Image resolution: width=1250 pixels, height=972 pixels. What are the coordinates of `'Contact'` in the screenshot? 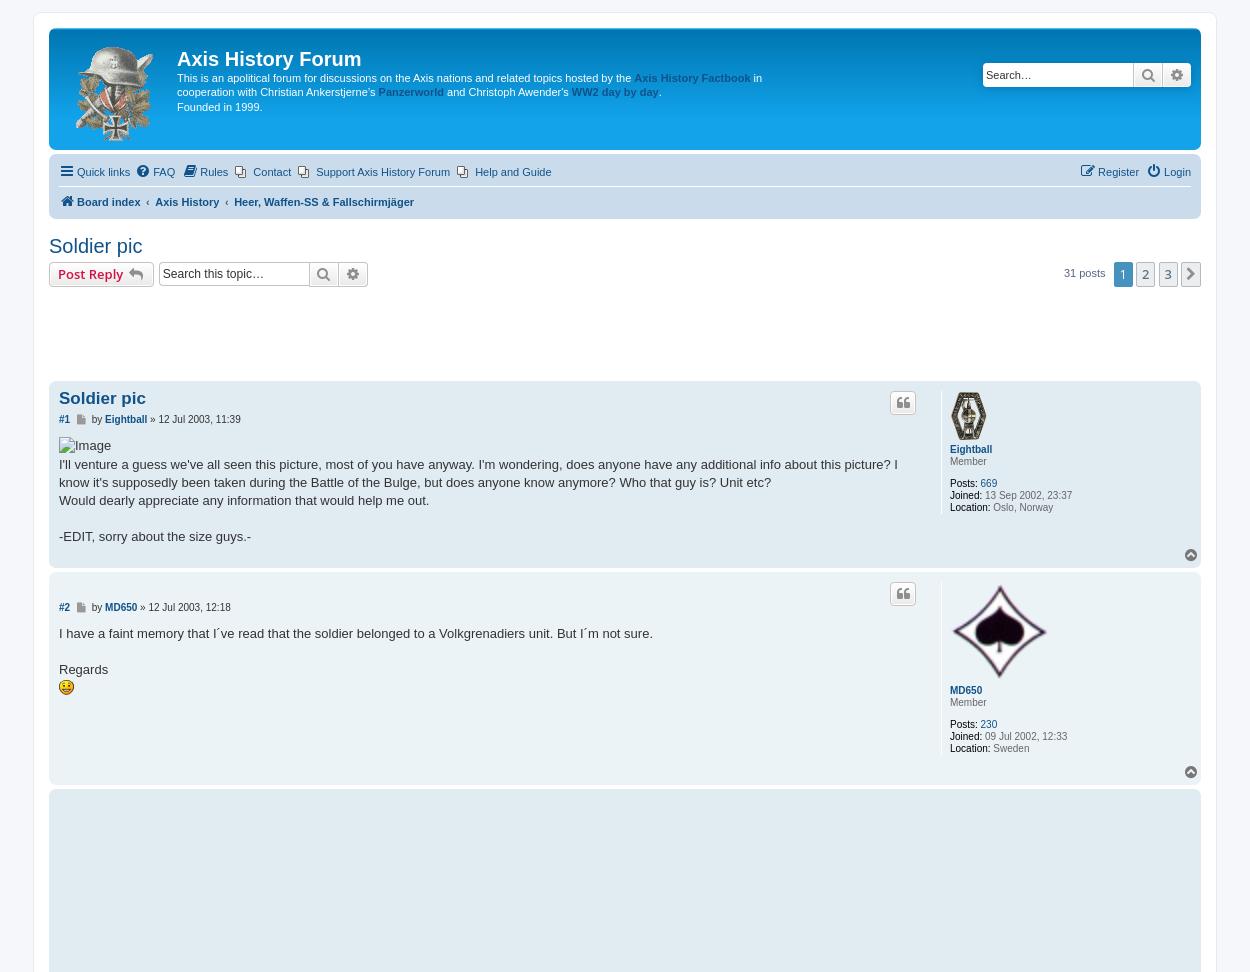 It's located at (272, 172).